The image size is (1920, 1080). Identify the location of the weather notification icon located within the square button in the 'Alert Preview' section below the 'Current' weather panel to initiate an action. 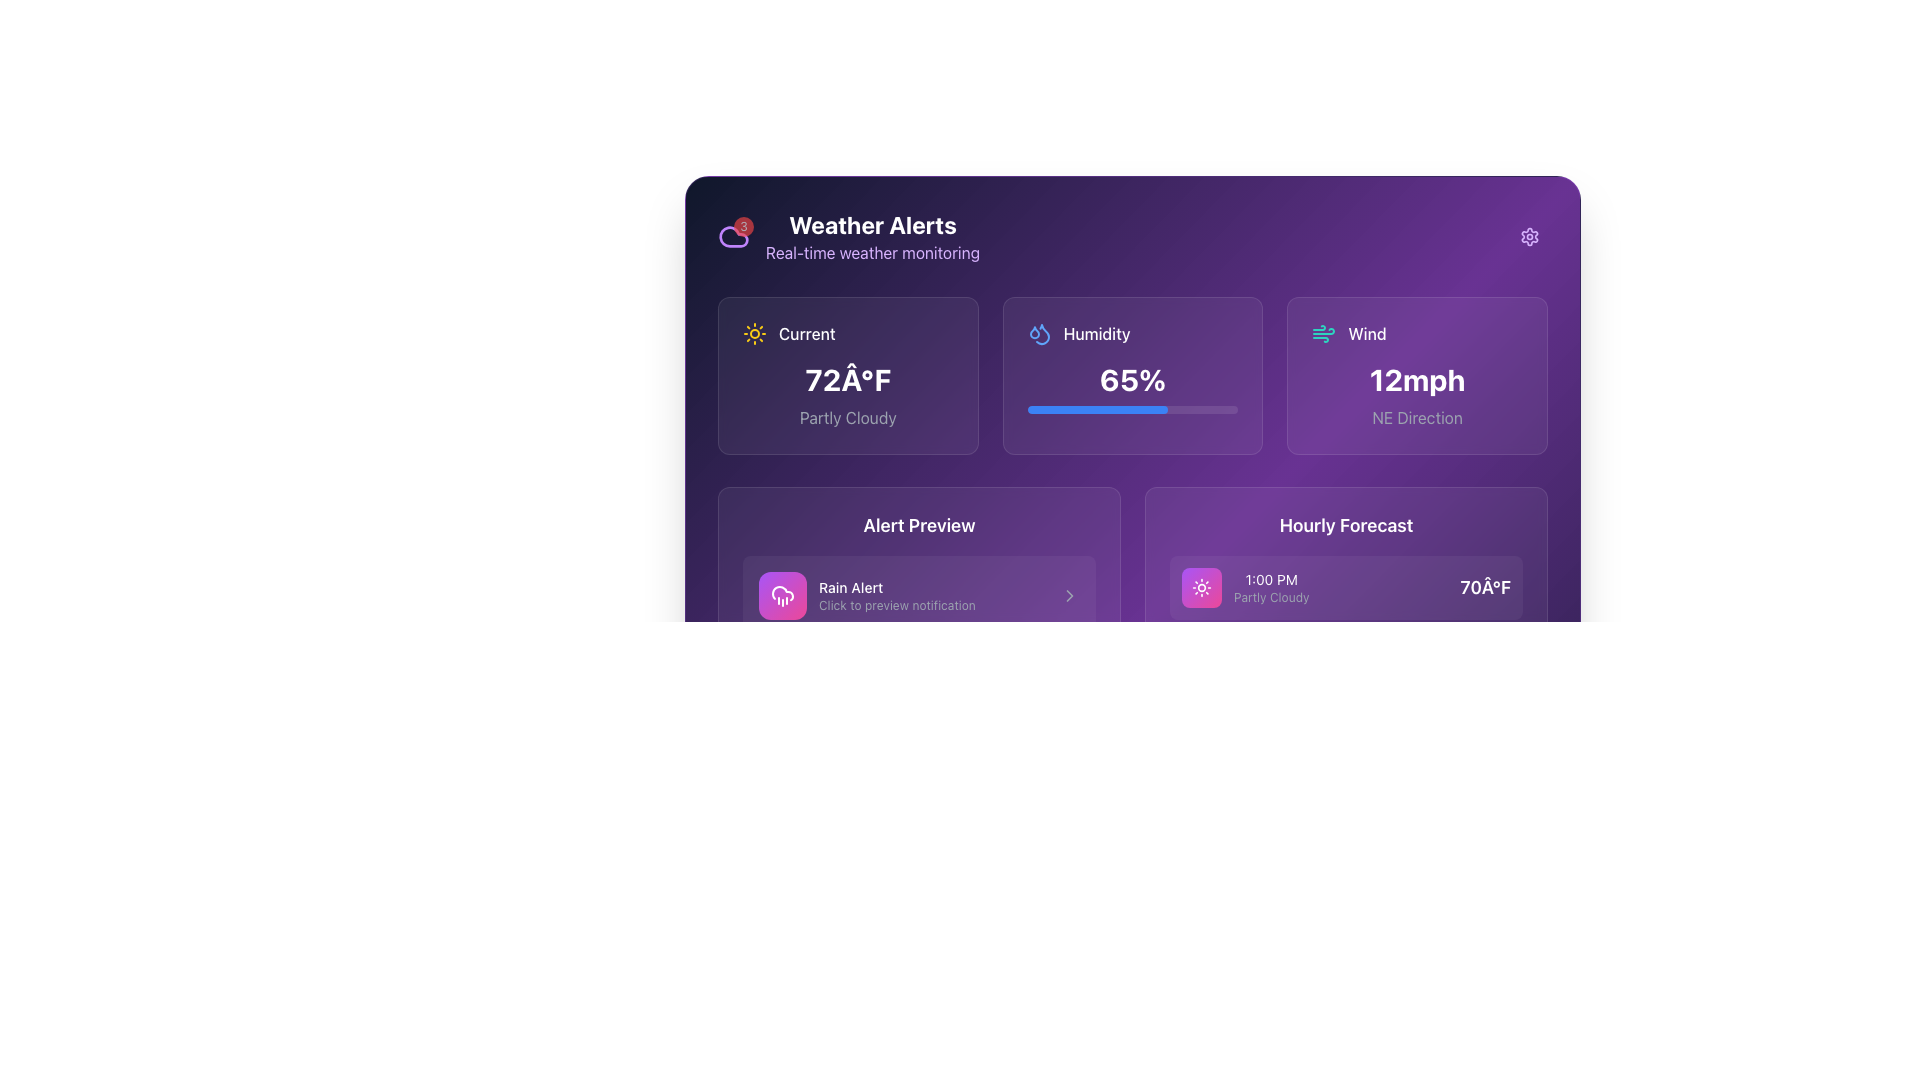
(781, 595).